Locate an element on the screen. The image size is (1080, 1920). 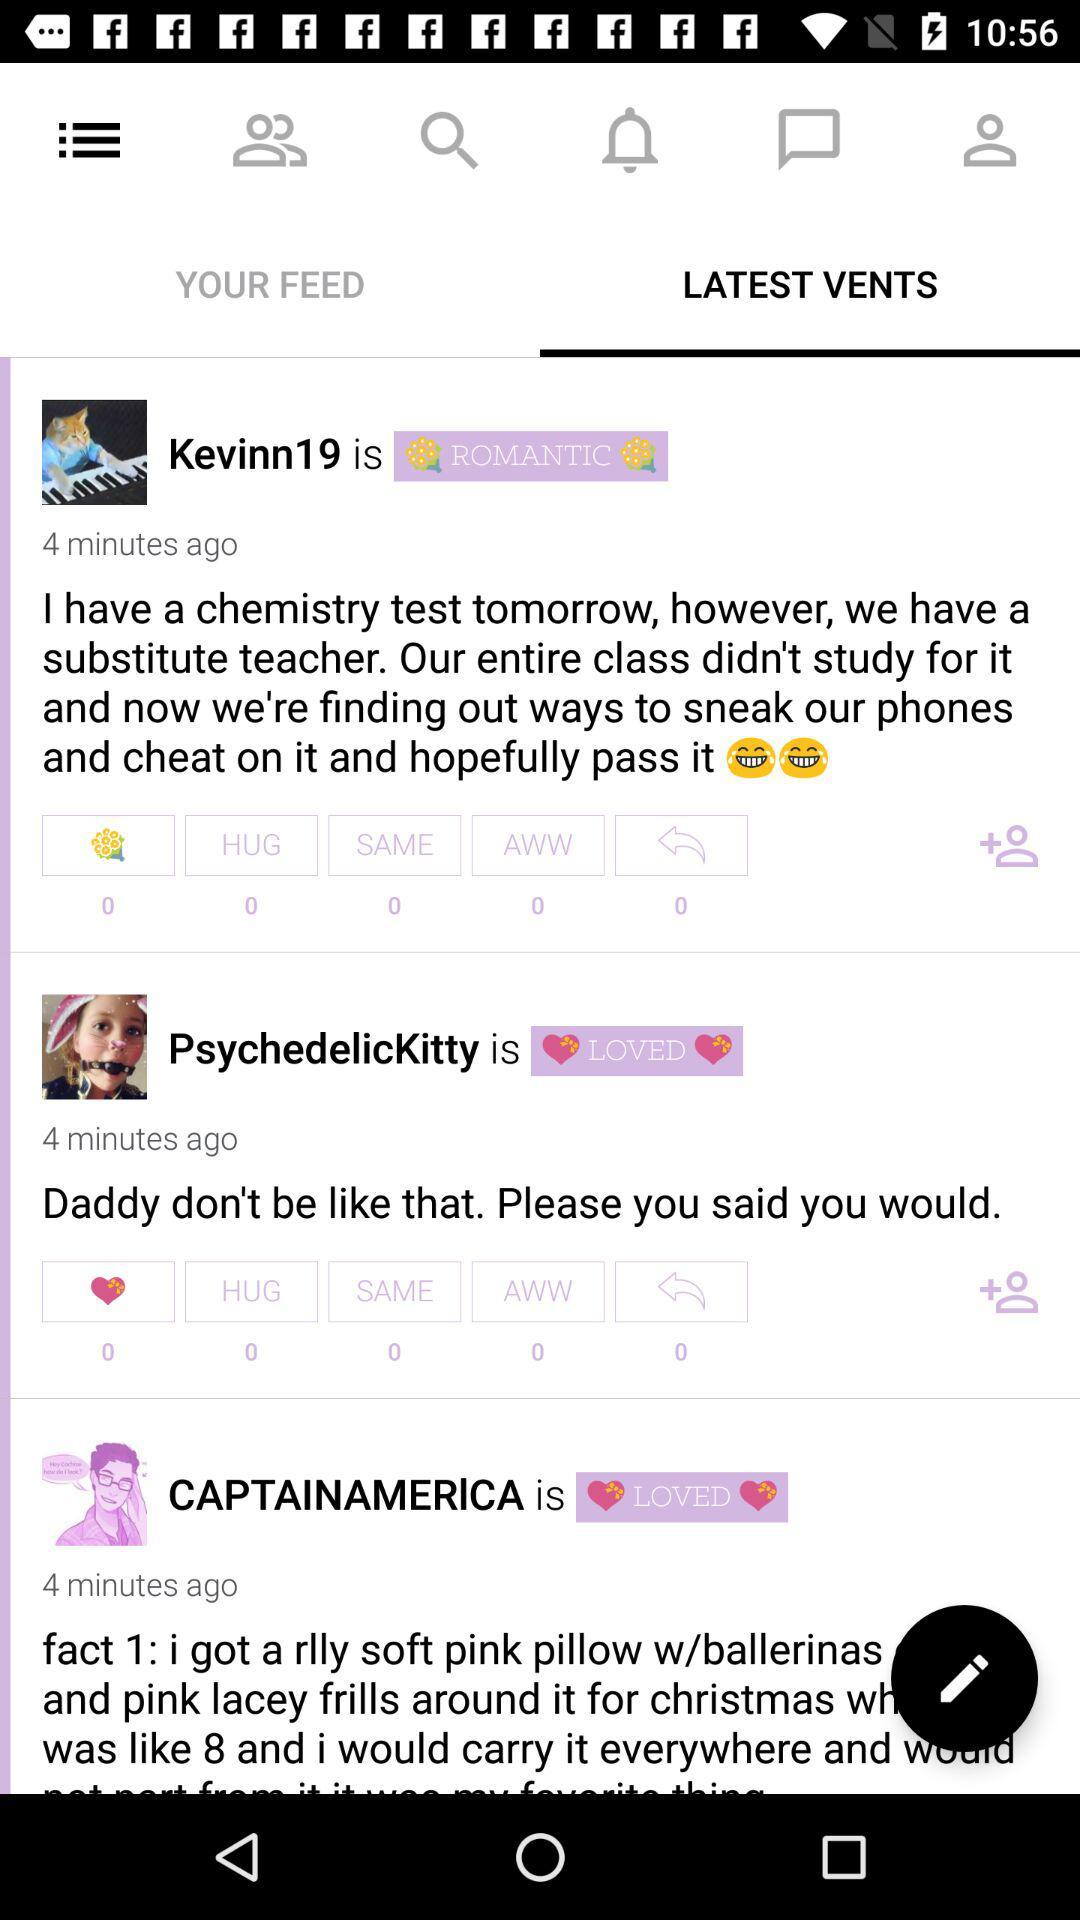
click for user profile is located at coordinates (94, 451).